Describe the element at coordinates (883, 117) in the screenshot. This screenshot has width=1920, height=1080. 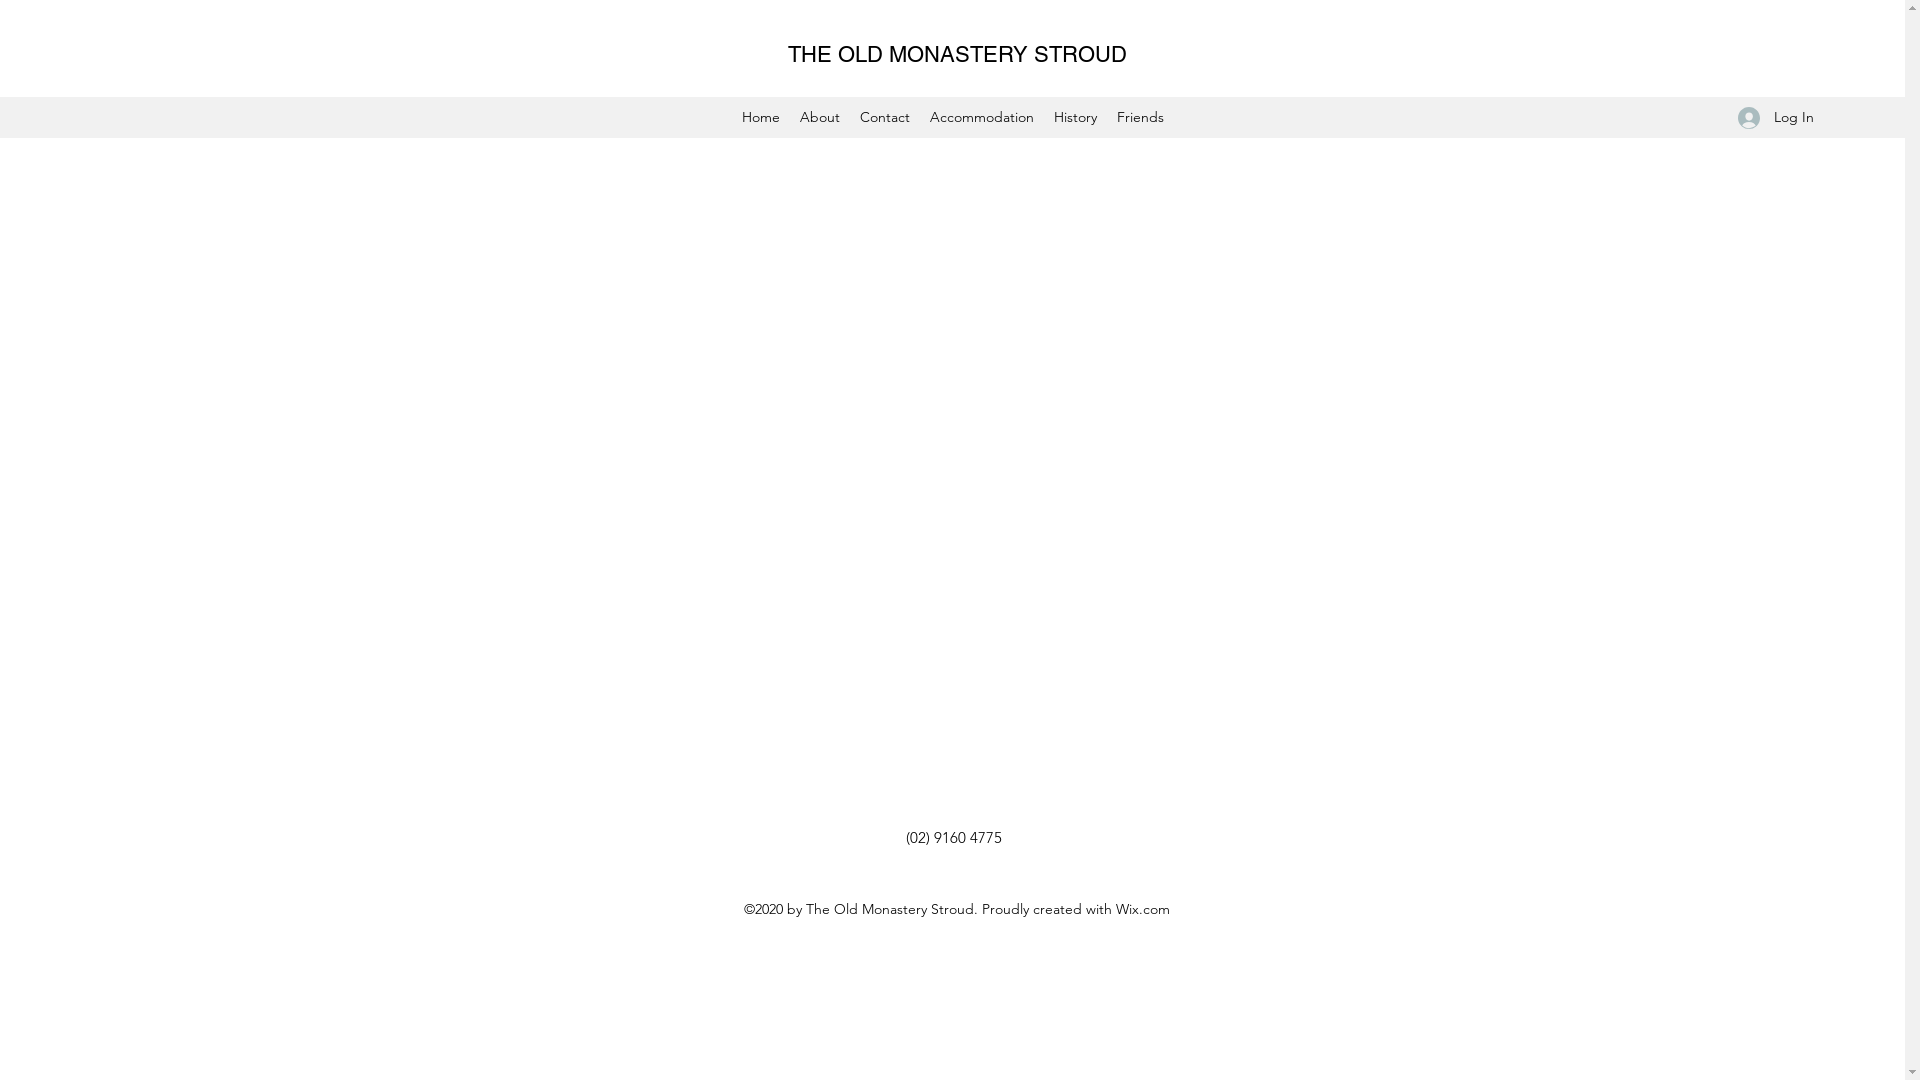
I see `'Contact'` at that location.